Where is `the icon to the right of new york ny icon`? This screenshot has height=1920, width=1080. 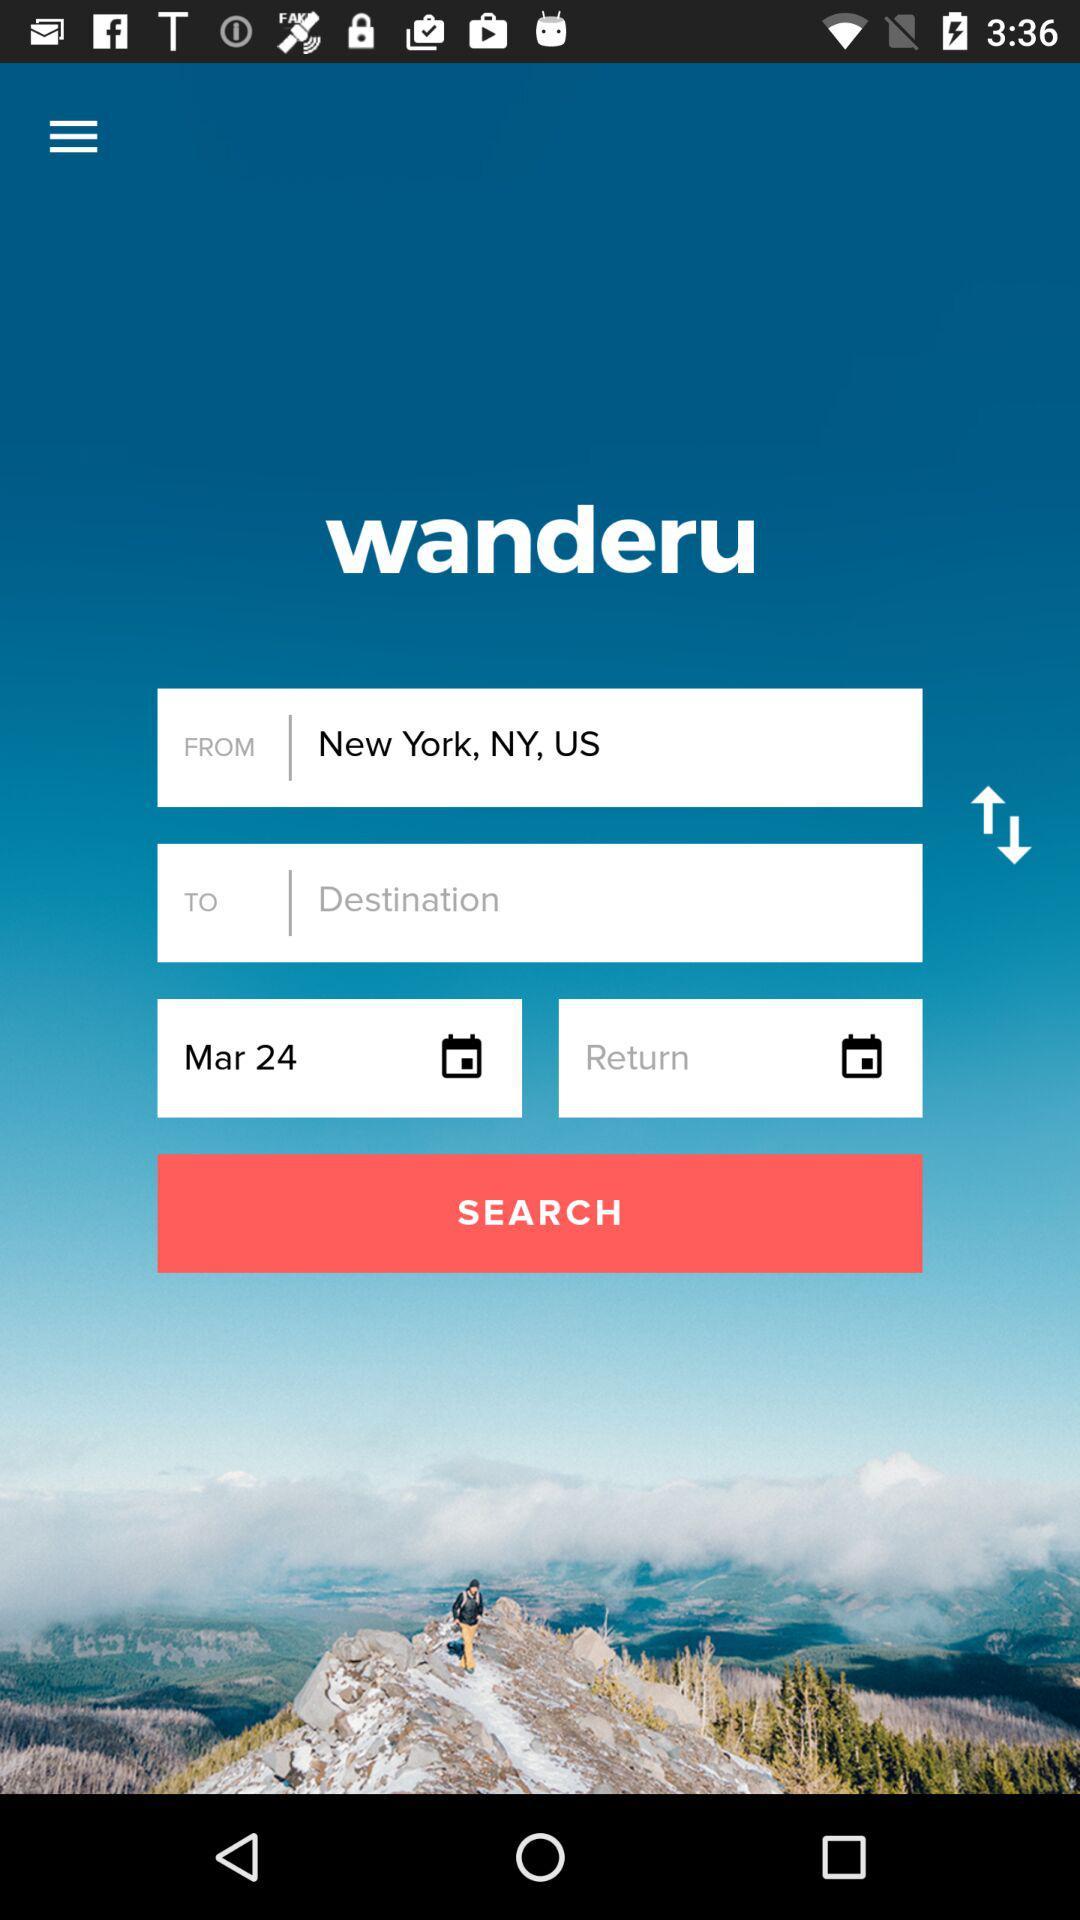
the icon to the right of new york ny icon is located at coordinates (1001, 825).